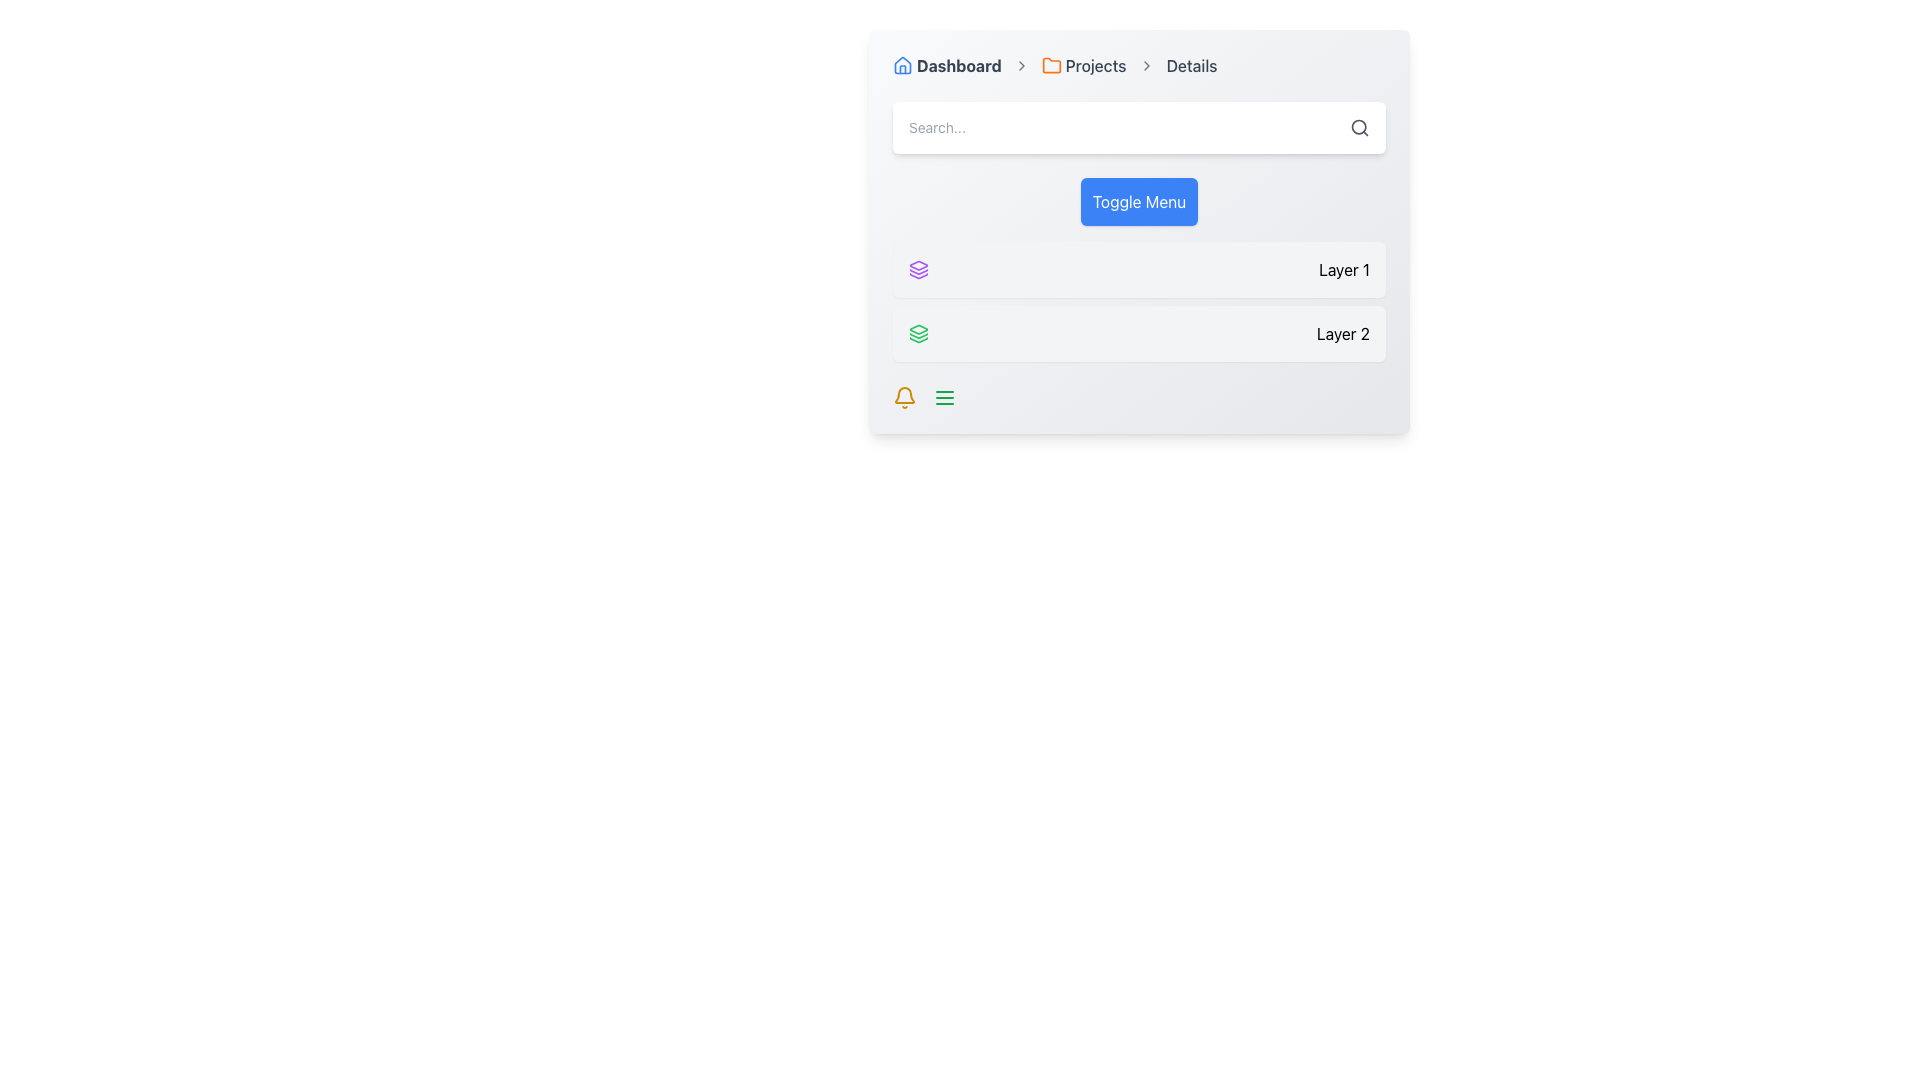 This screenshot has height=1080, width=1920. I want to click on the blue house icon SVG located at the far left of the header section, preceding the 'Dashboard' text, so click(901, 64).